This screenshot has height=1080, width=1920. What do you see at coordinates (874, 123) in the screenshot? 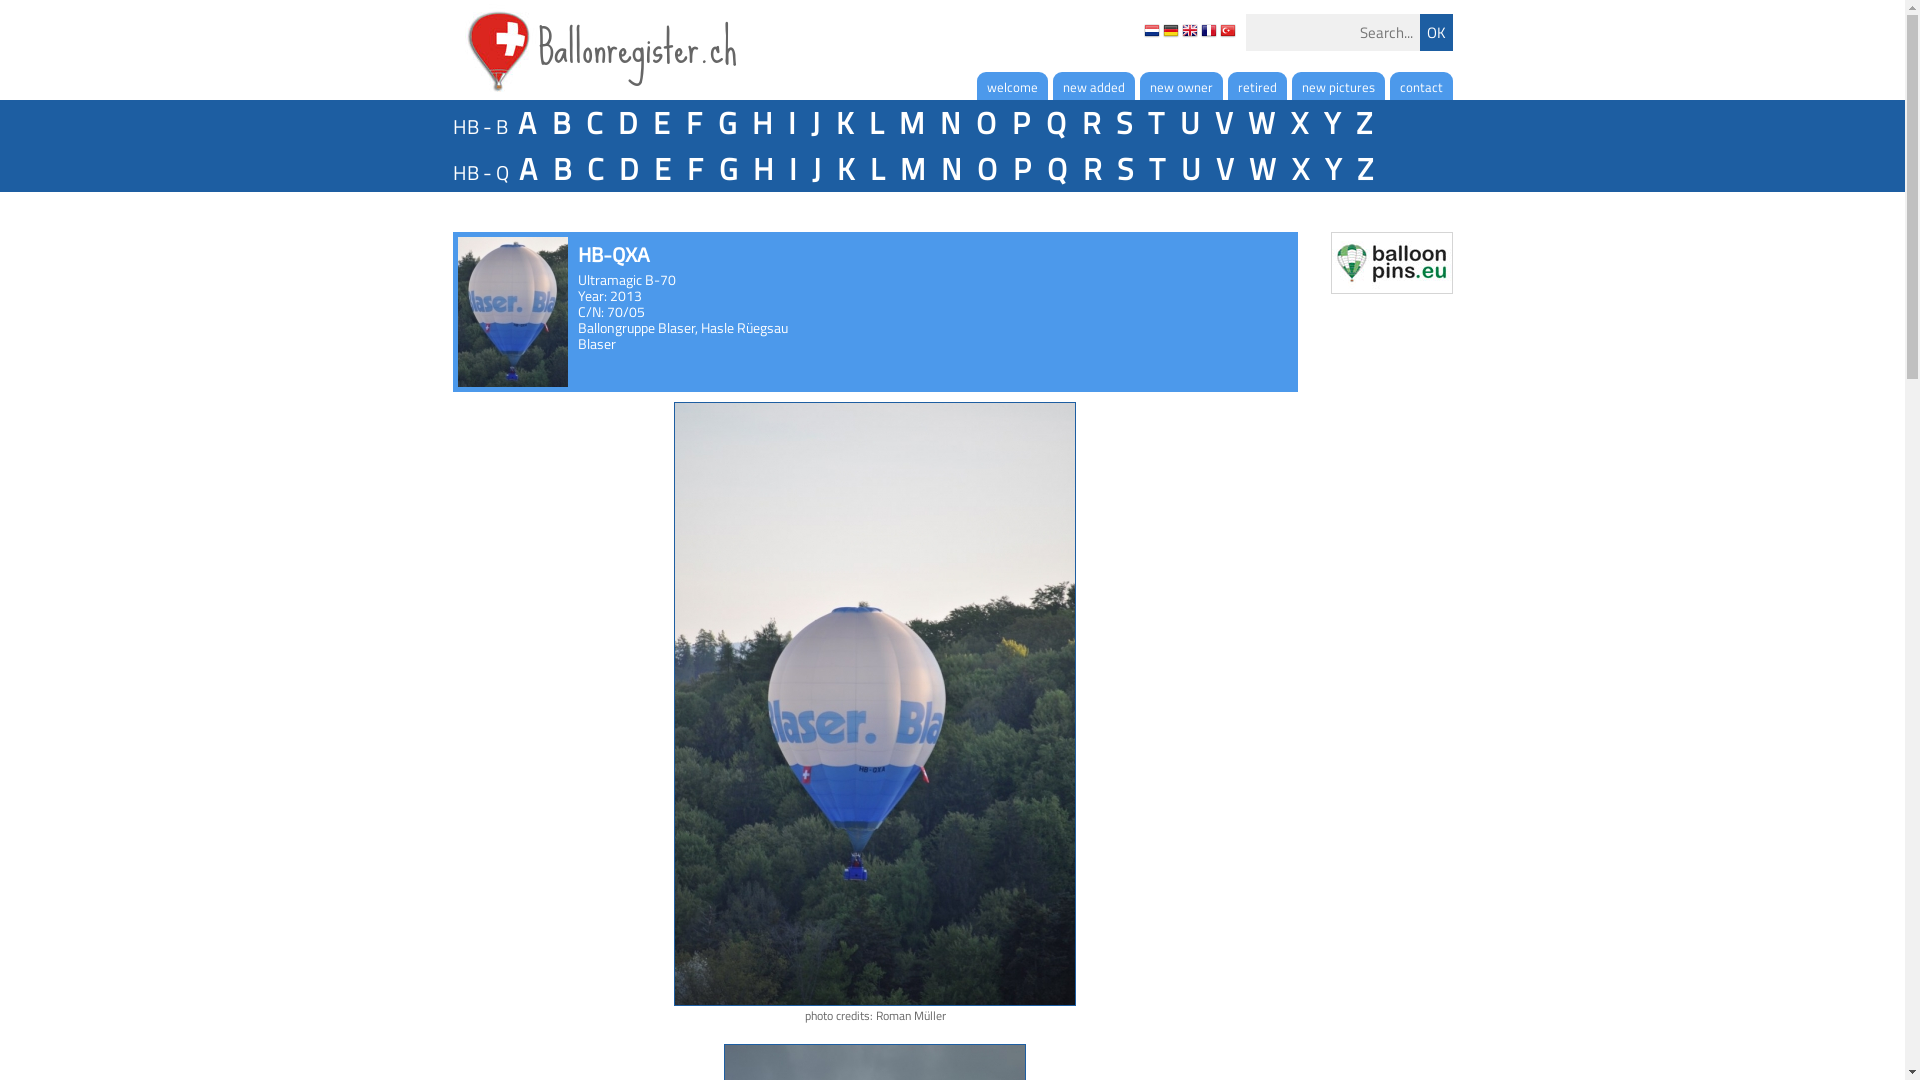
I see `'L'` at bounding box center [874, 123].